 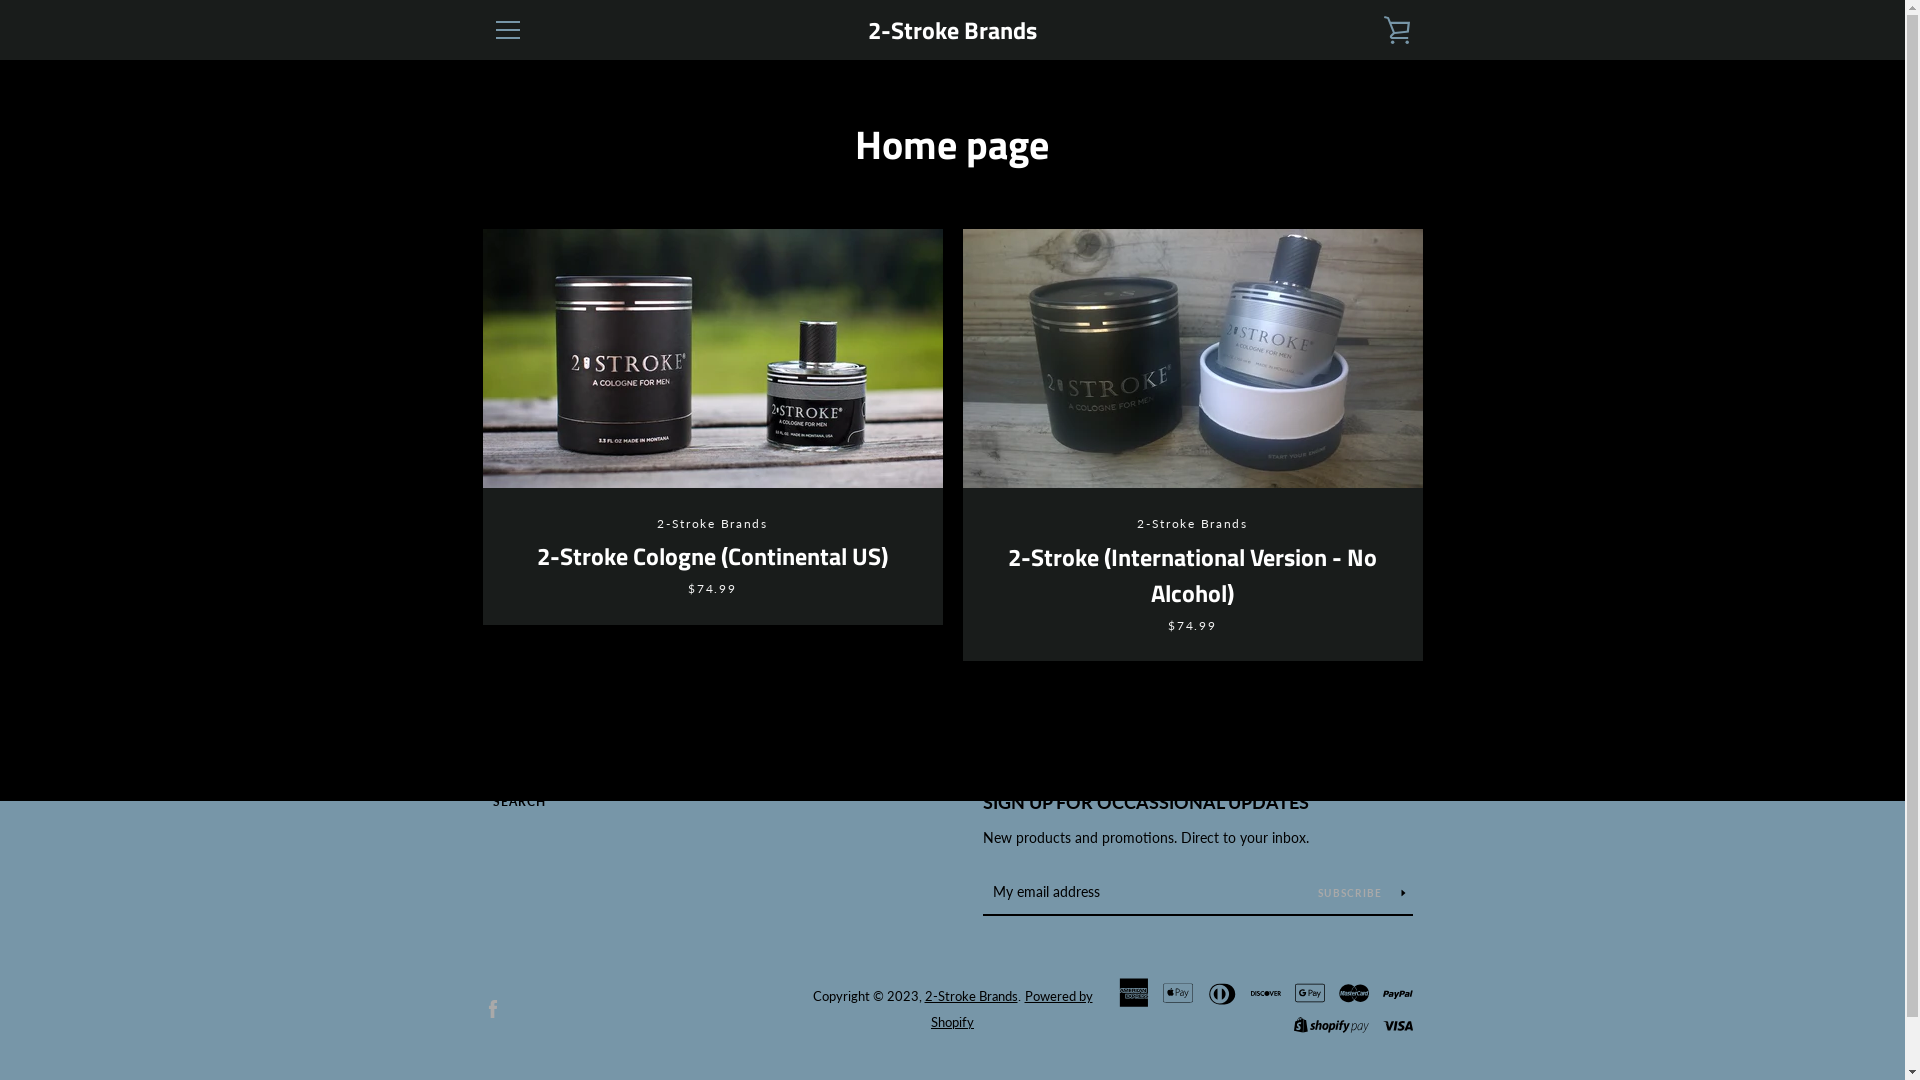 What do you see at coordinates (491, 800) in the screenshot?
I see `'SEARCH'` at bounding box center [491, 800].